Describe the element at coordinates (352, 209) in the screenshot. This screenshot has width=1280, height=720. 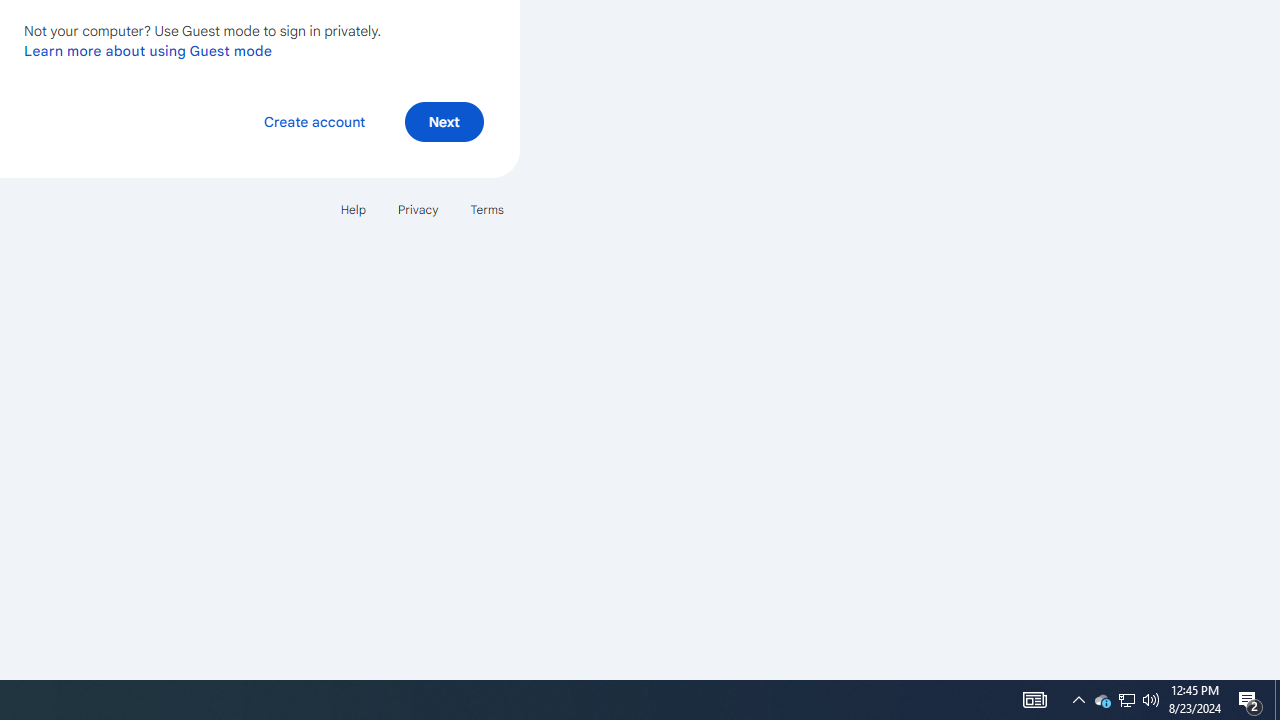
I see `'Help'` at that location.